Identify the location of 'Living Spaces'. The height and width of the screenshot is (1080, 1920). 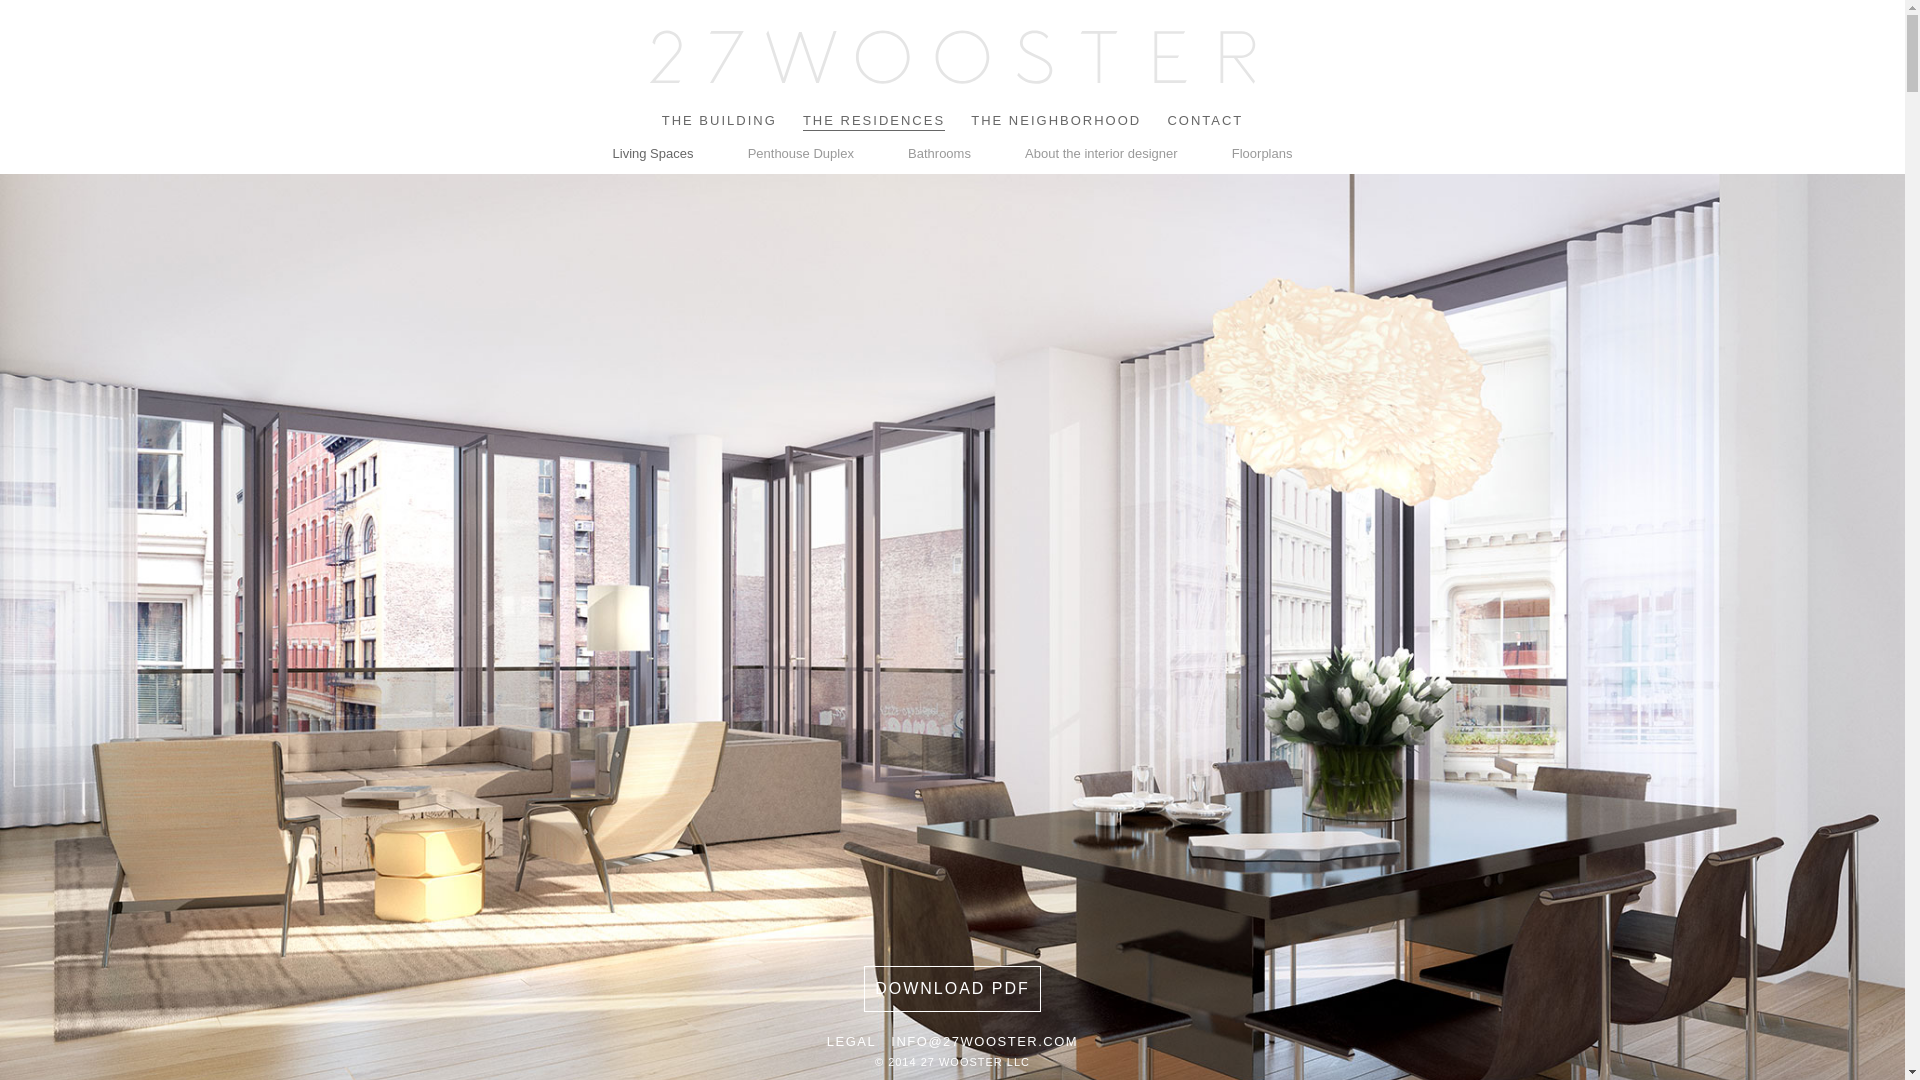
(653, 152).